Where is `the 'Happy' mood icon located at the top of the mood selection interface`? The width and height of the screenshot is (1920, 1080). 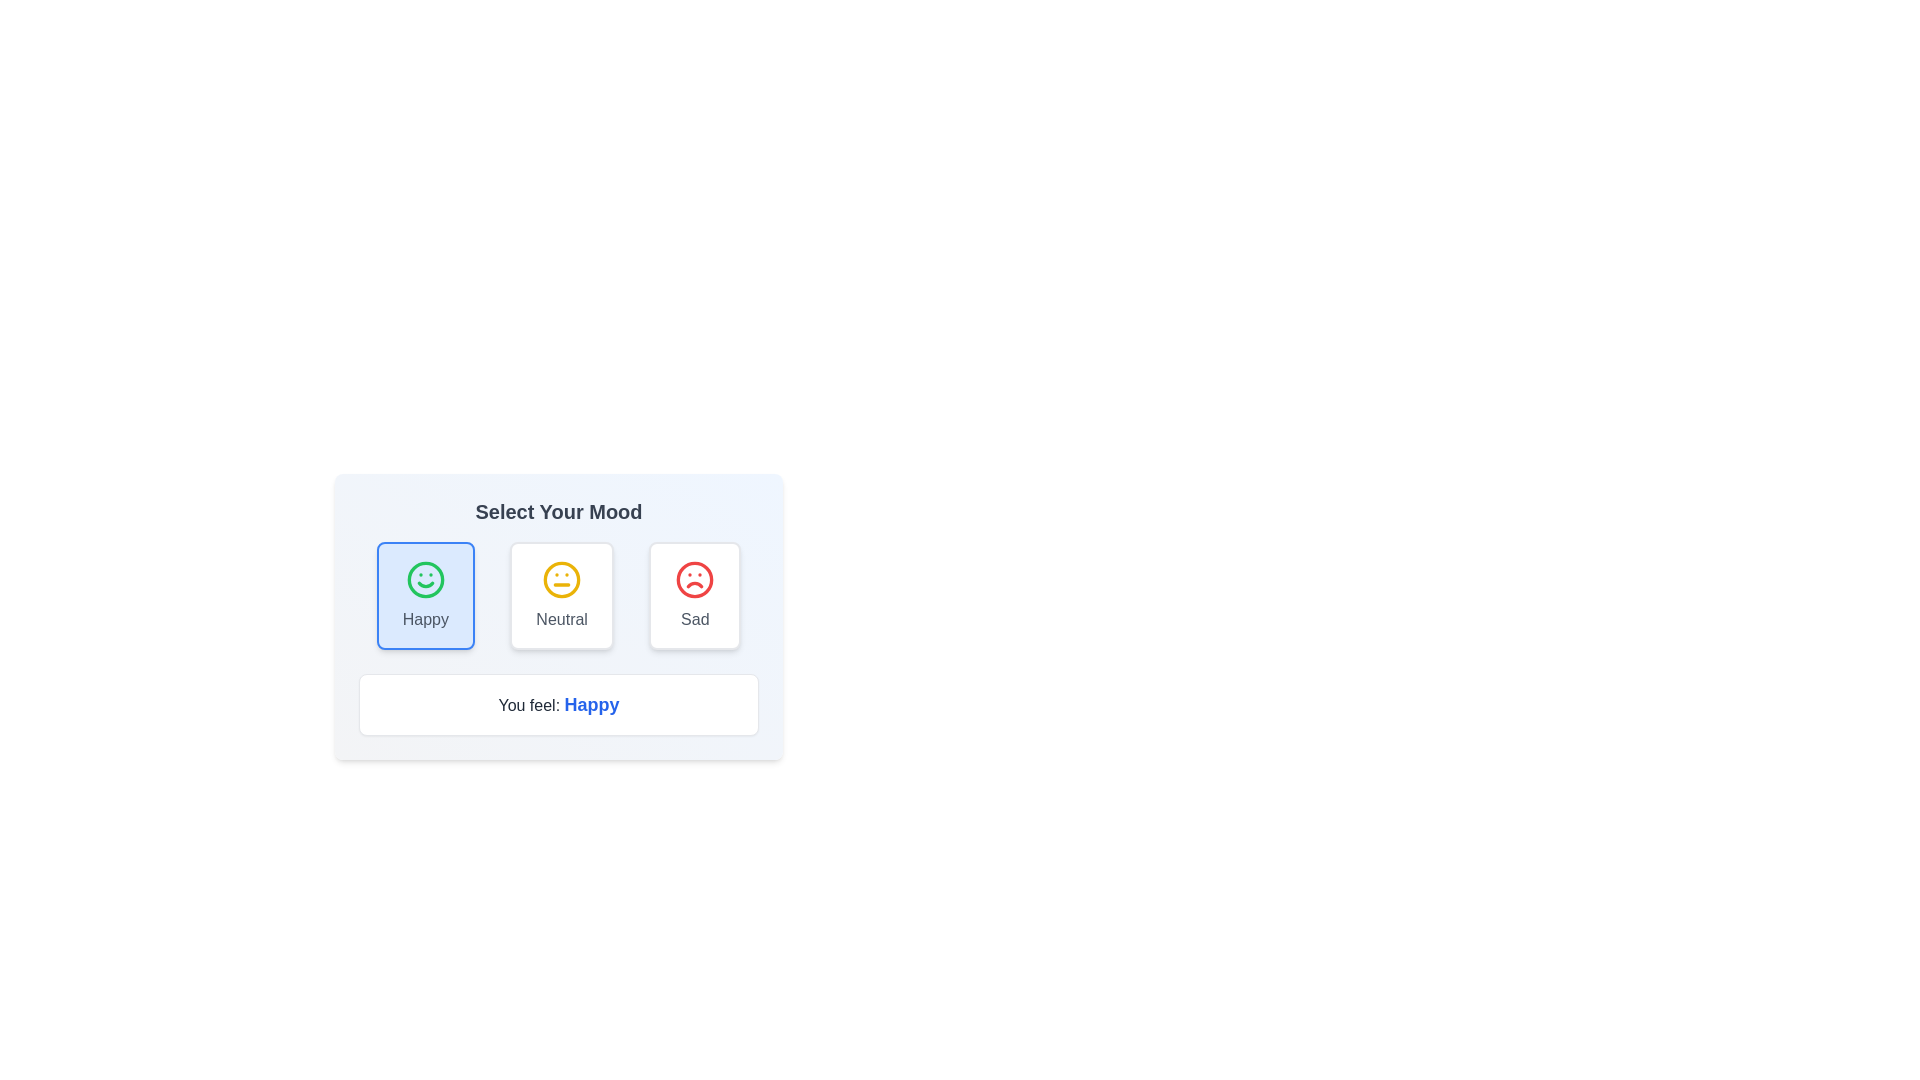 the 'Happy' mood icon located at the top of the mood selection interface is located at coordinates (424, 579).